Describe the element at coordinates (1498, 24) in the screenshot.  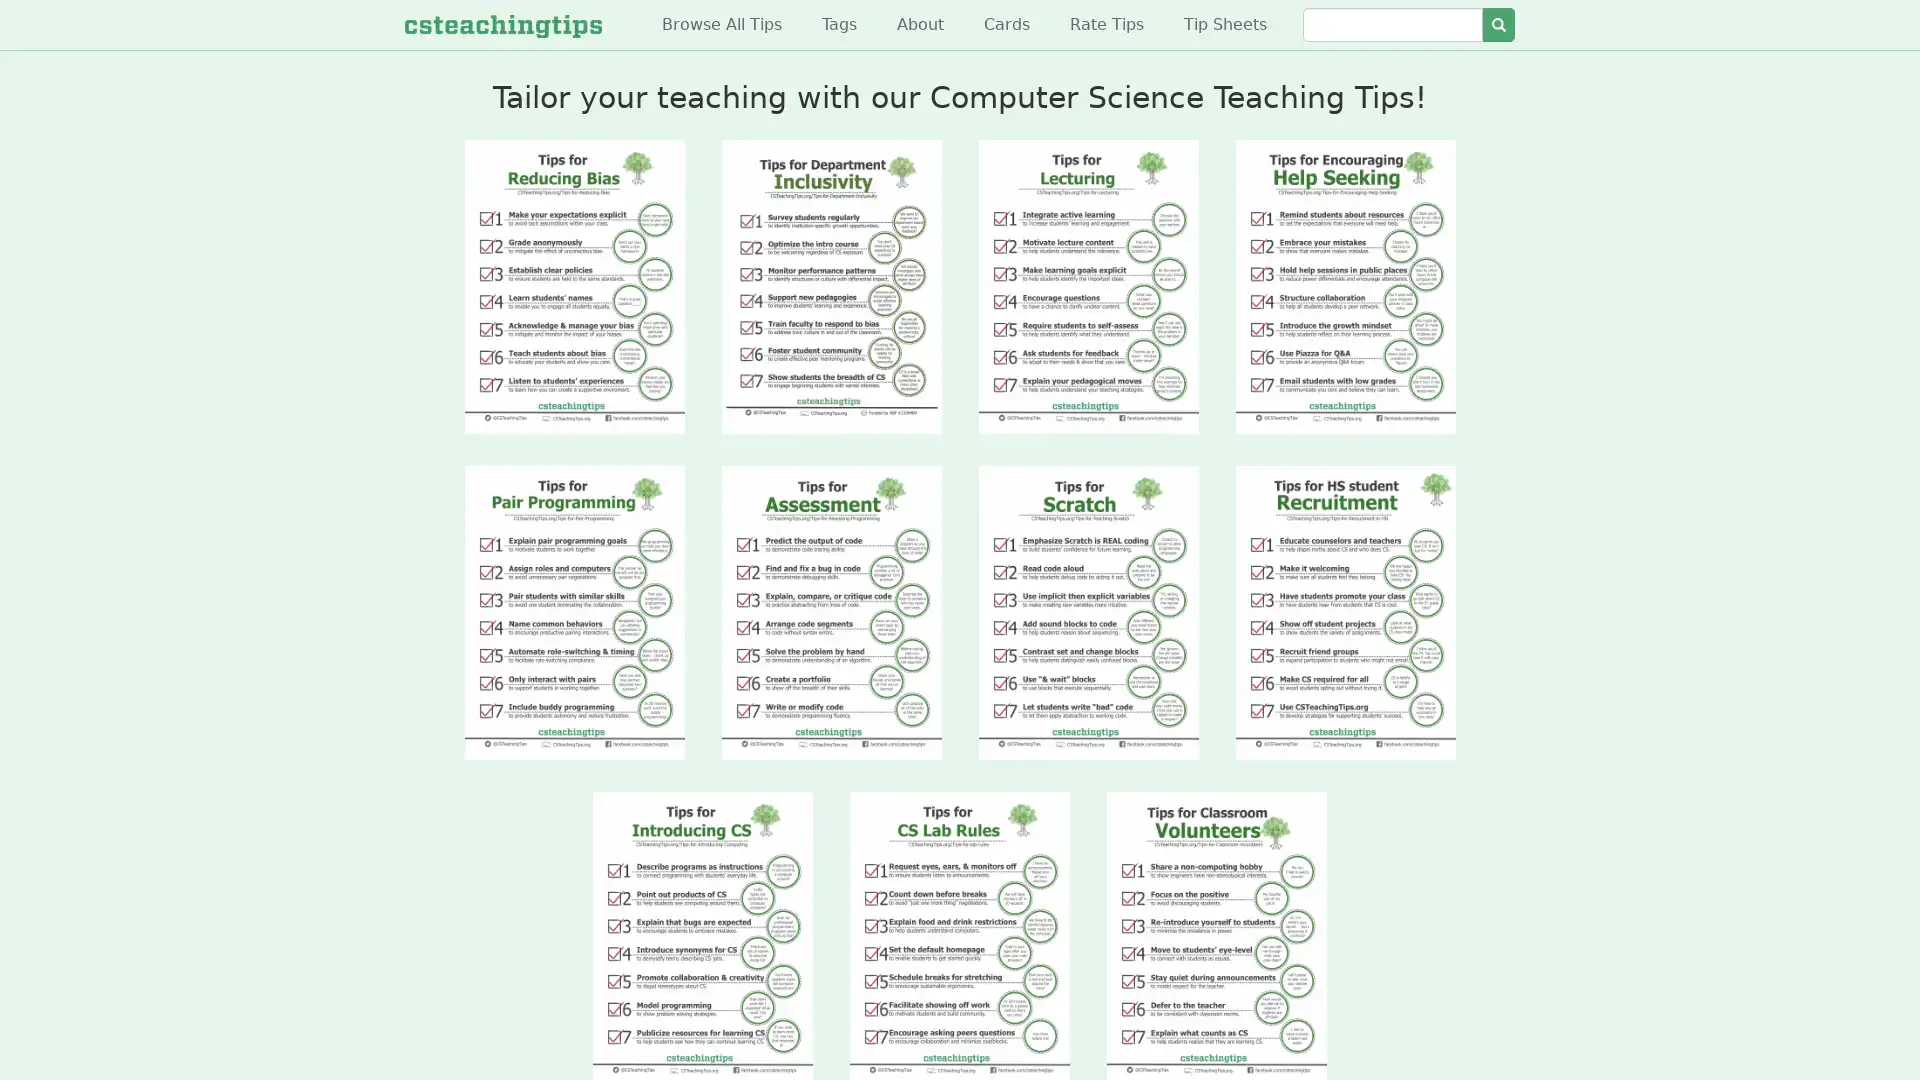
I see `Search` at that location.